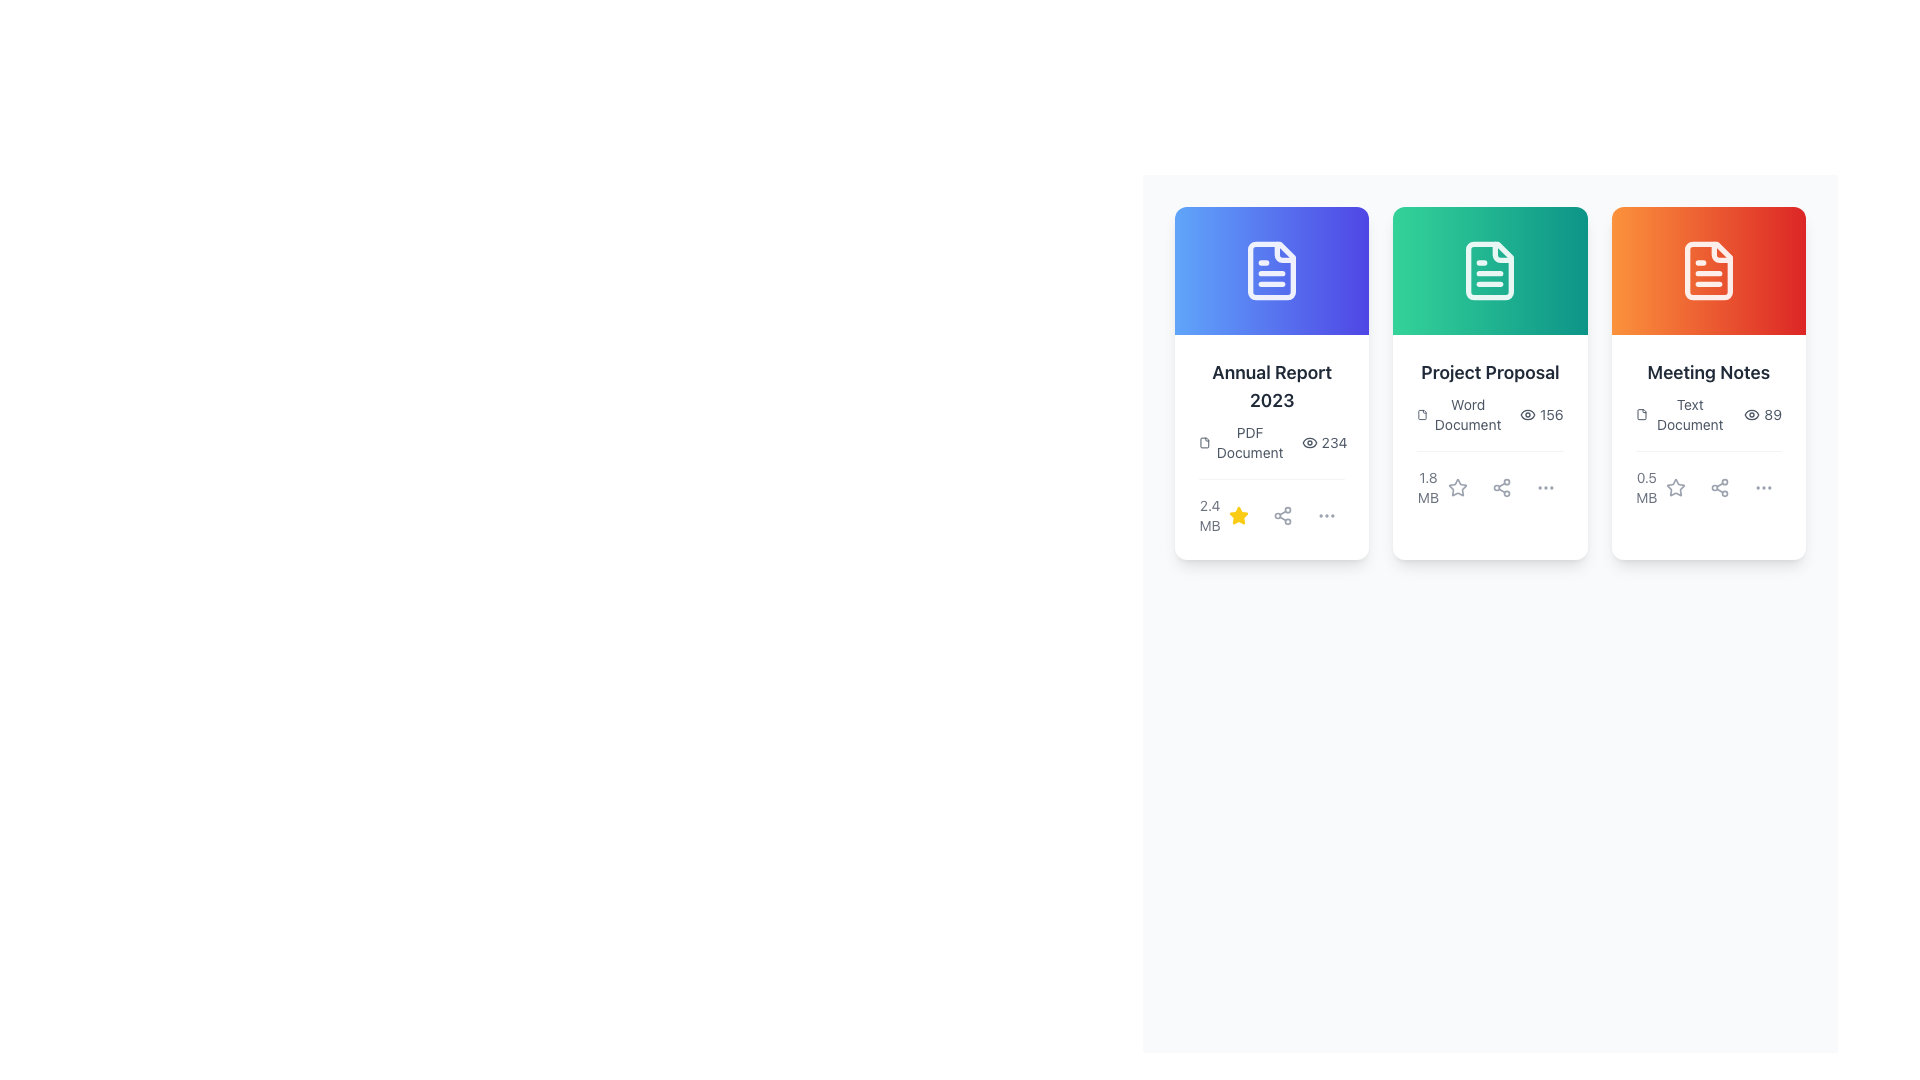 This screenshot has height=1080, width=1920. Describe the element at coordinates (1490, 432) in the screenshot. I see `information displayed in the text label located under the 'Project Proposal' title in the second card of a three-card grid` at that location.